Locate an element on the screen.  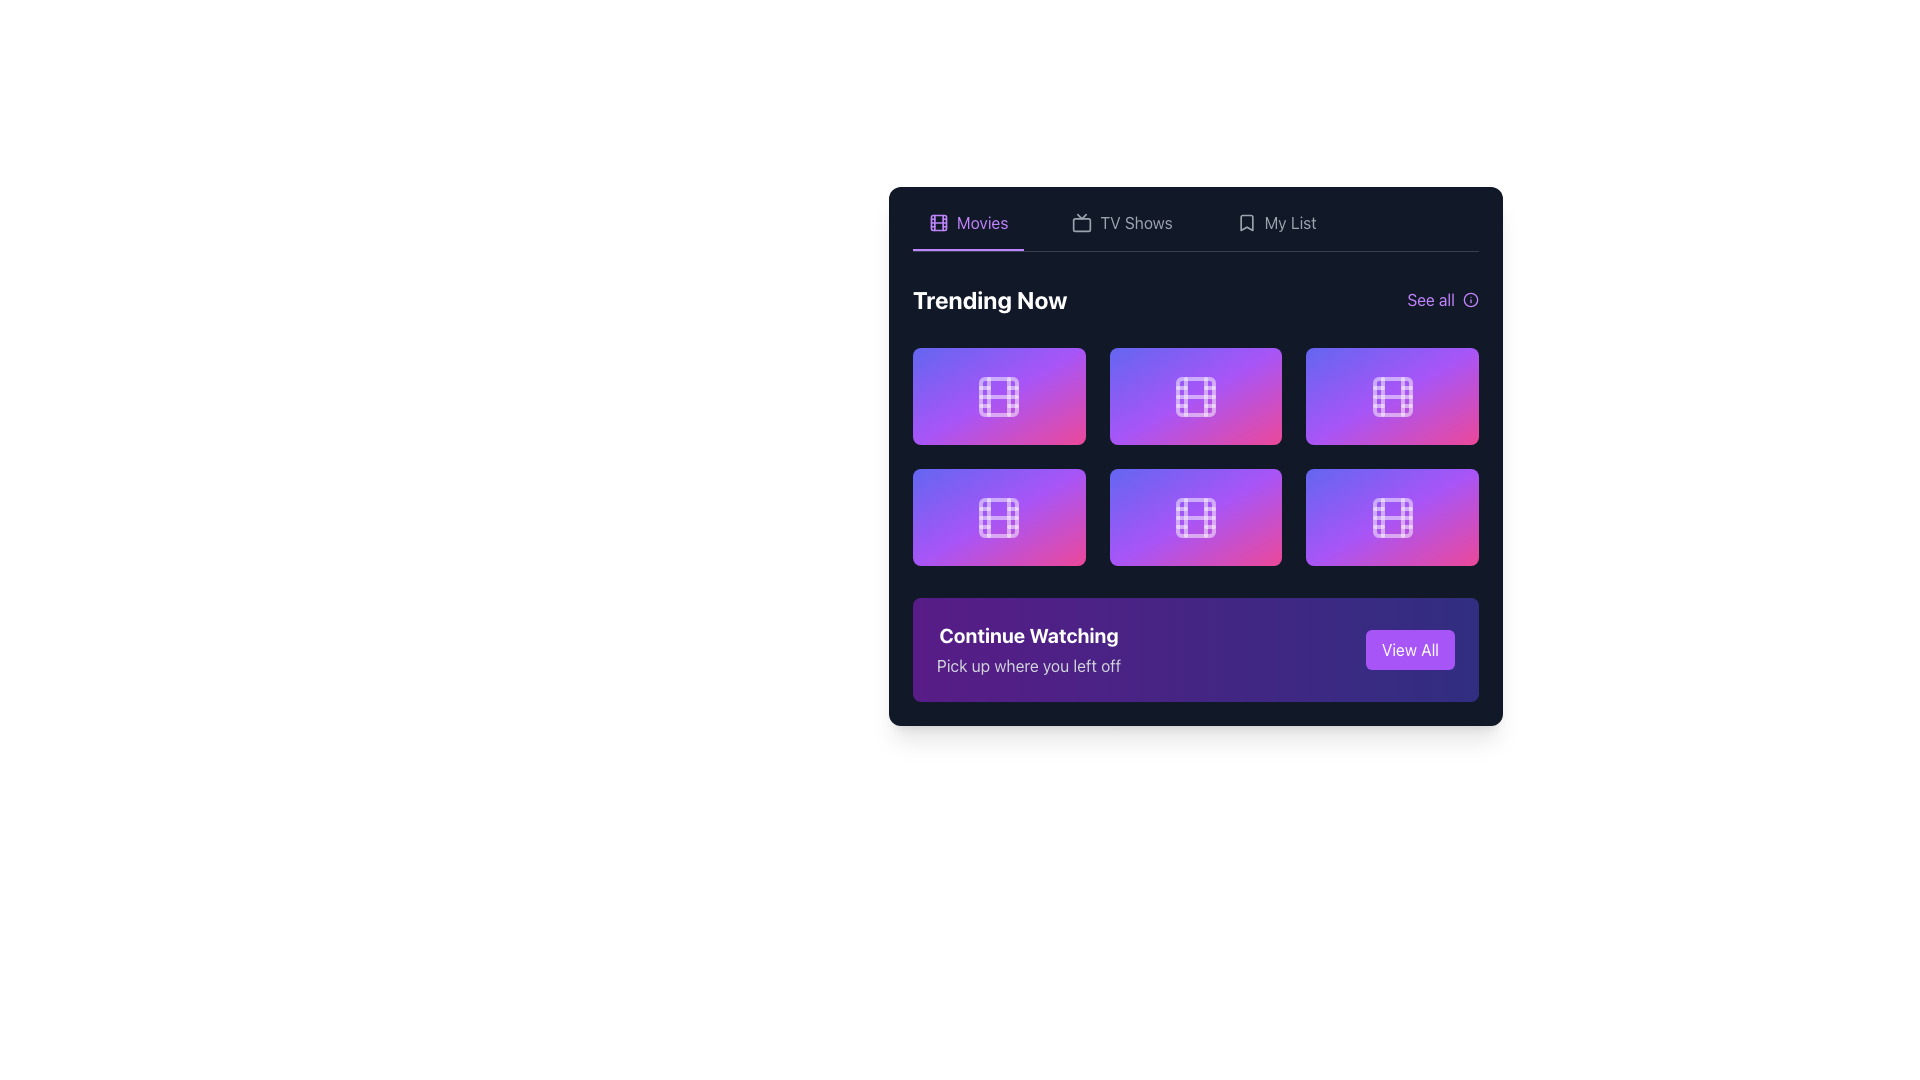
the interactive text label 'See all' in the upper-right corner of the 'Trending Now' panel is located at coordinates (1430, 300).